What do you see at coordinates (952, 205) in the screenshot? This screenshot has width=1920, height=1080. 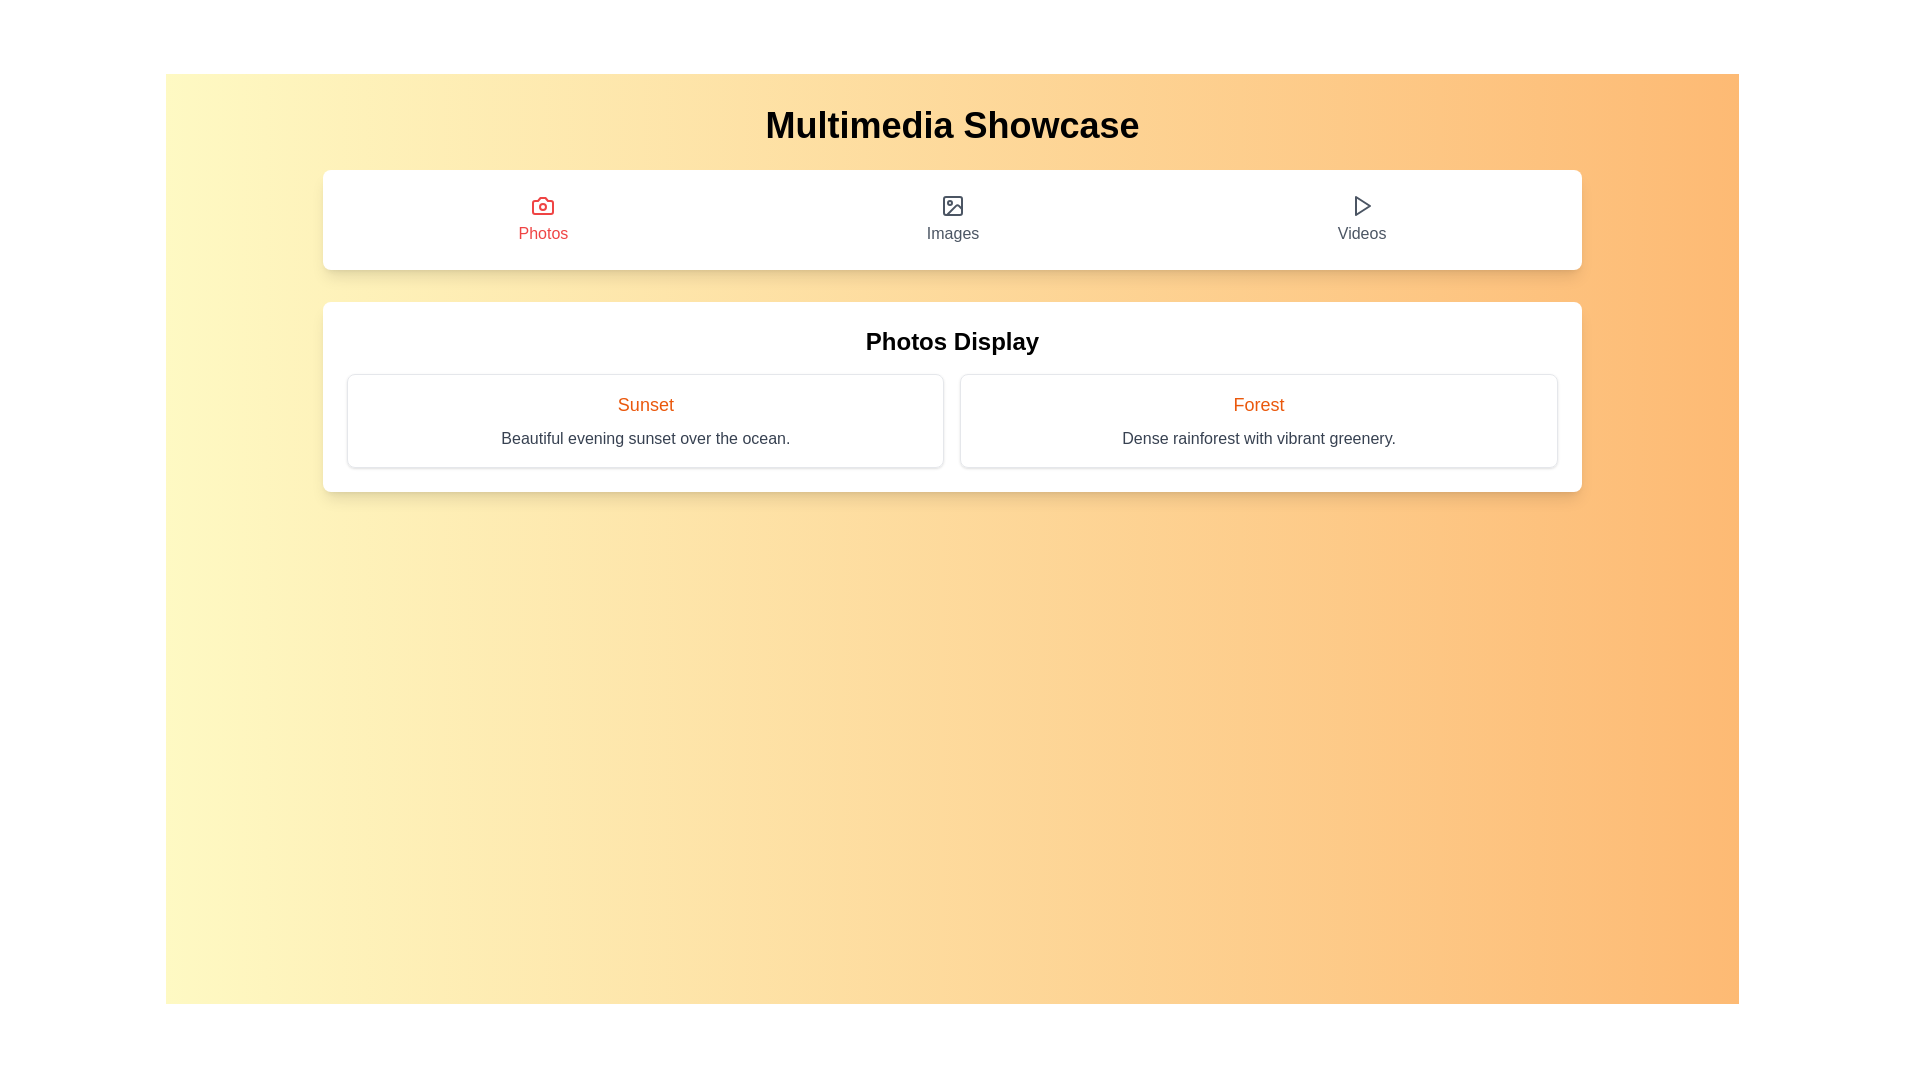 I see `SVG Rectangle element that serves as a decorative component of the 'Images' icon in the navigation bar by clicking on its center point` at bounding box center [952, 205].